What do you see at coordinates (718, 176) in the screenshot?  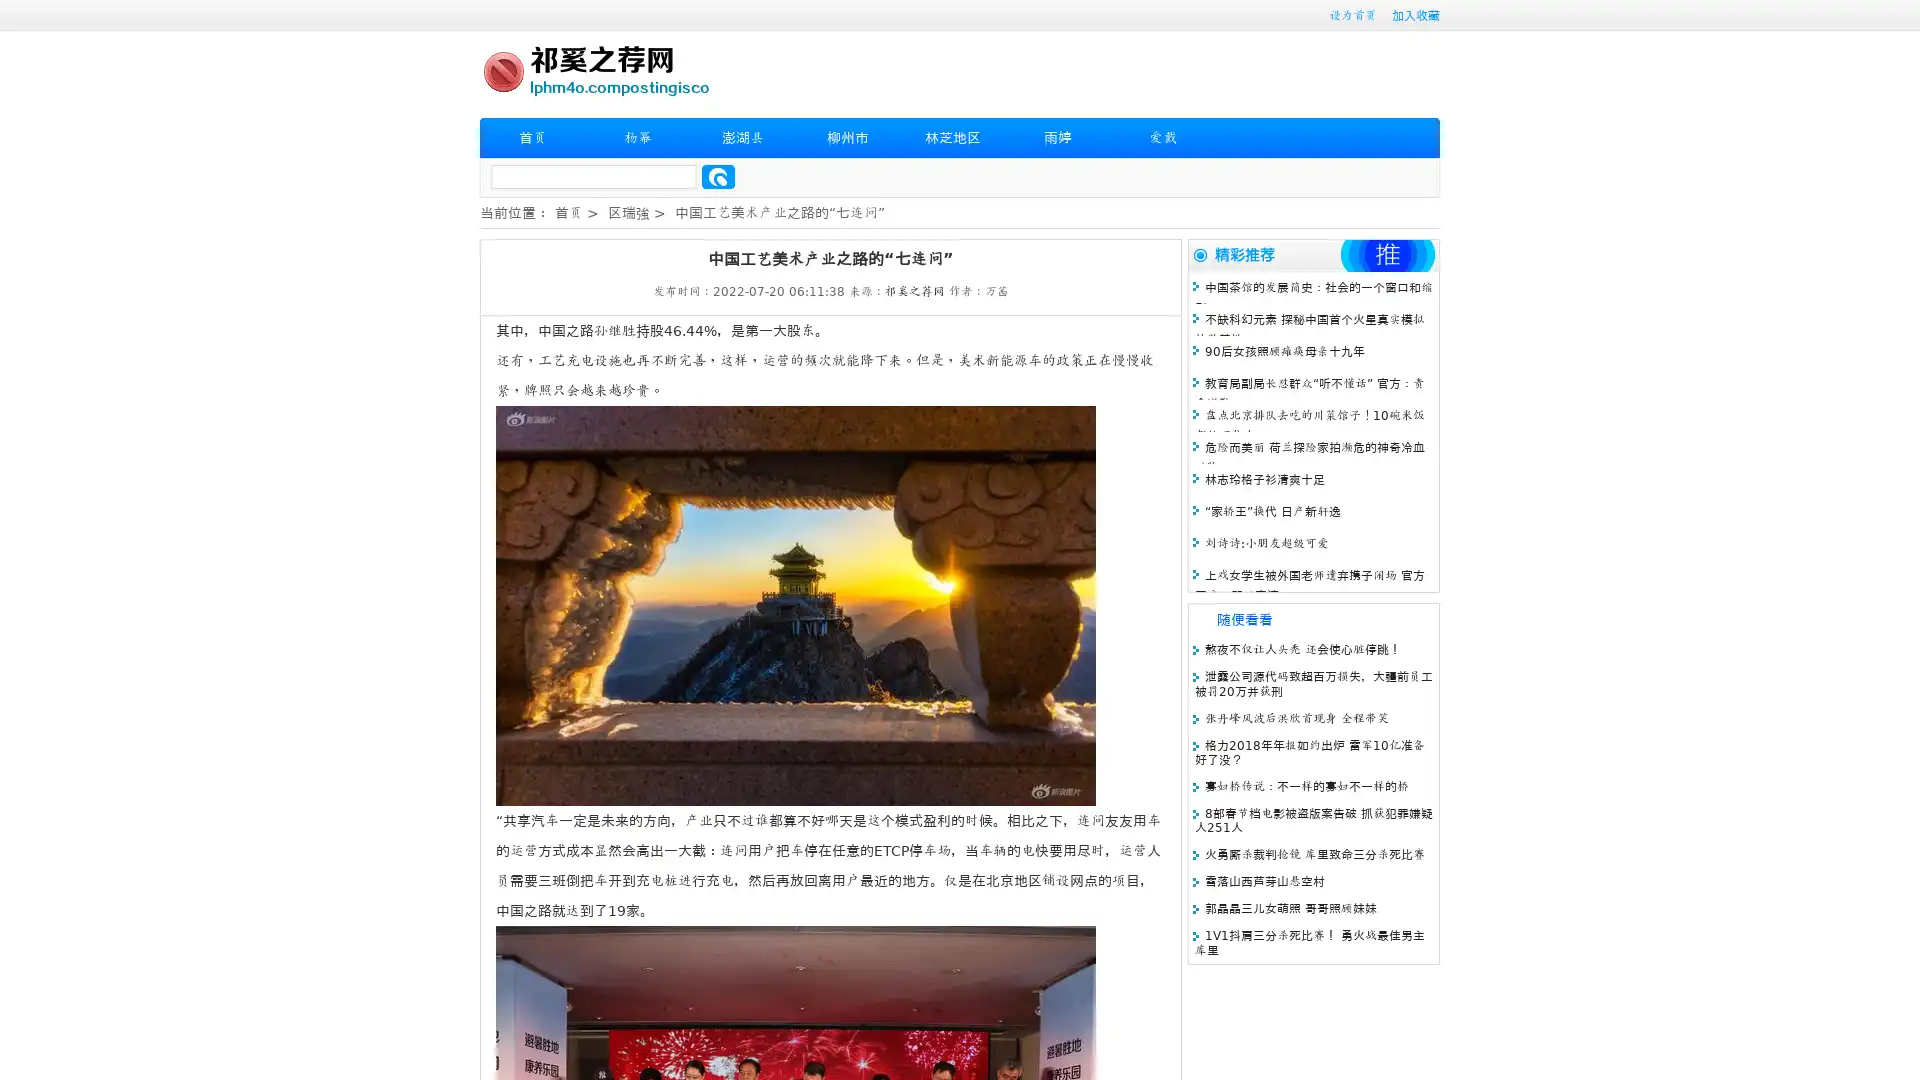 I see `Search` at bounding box center [718, 176].